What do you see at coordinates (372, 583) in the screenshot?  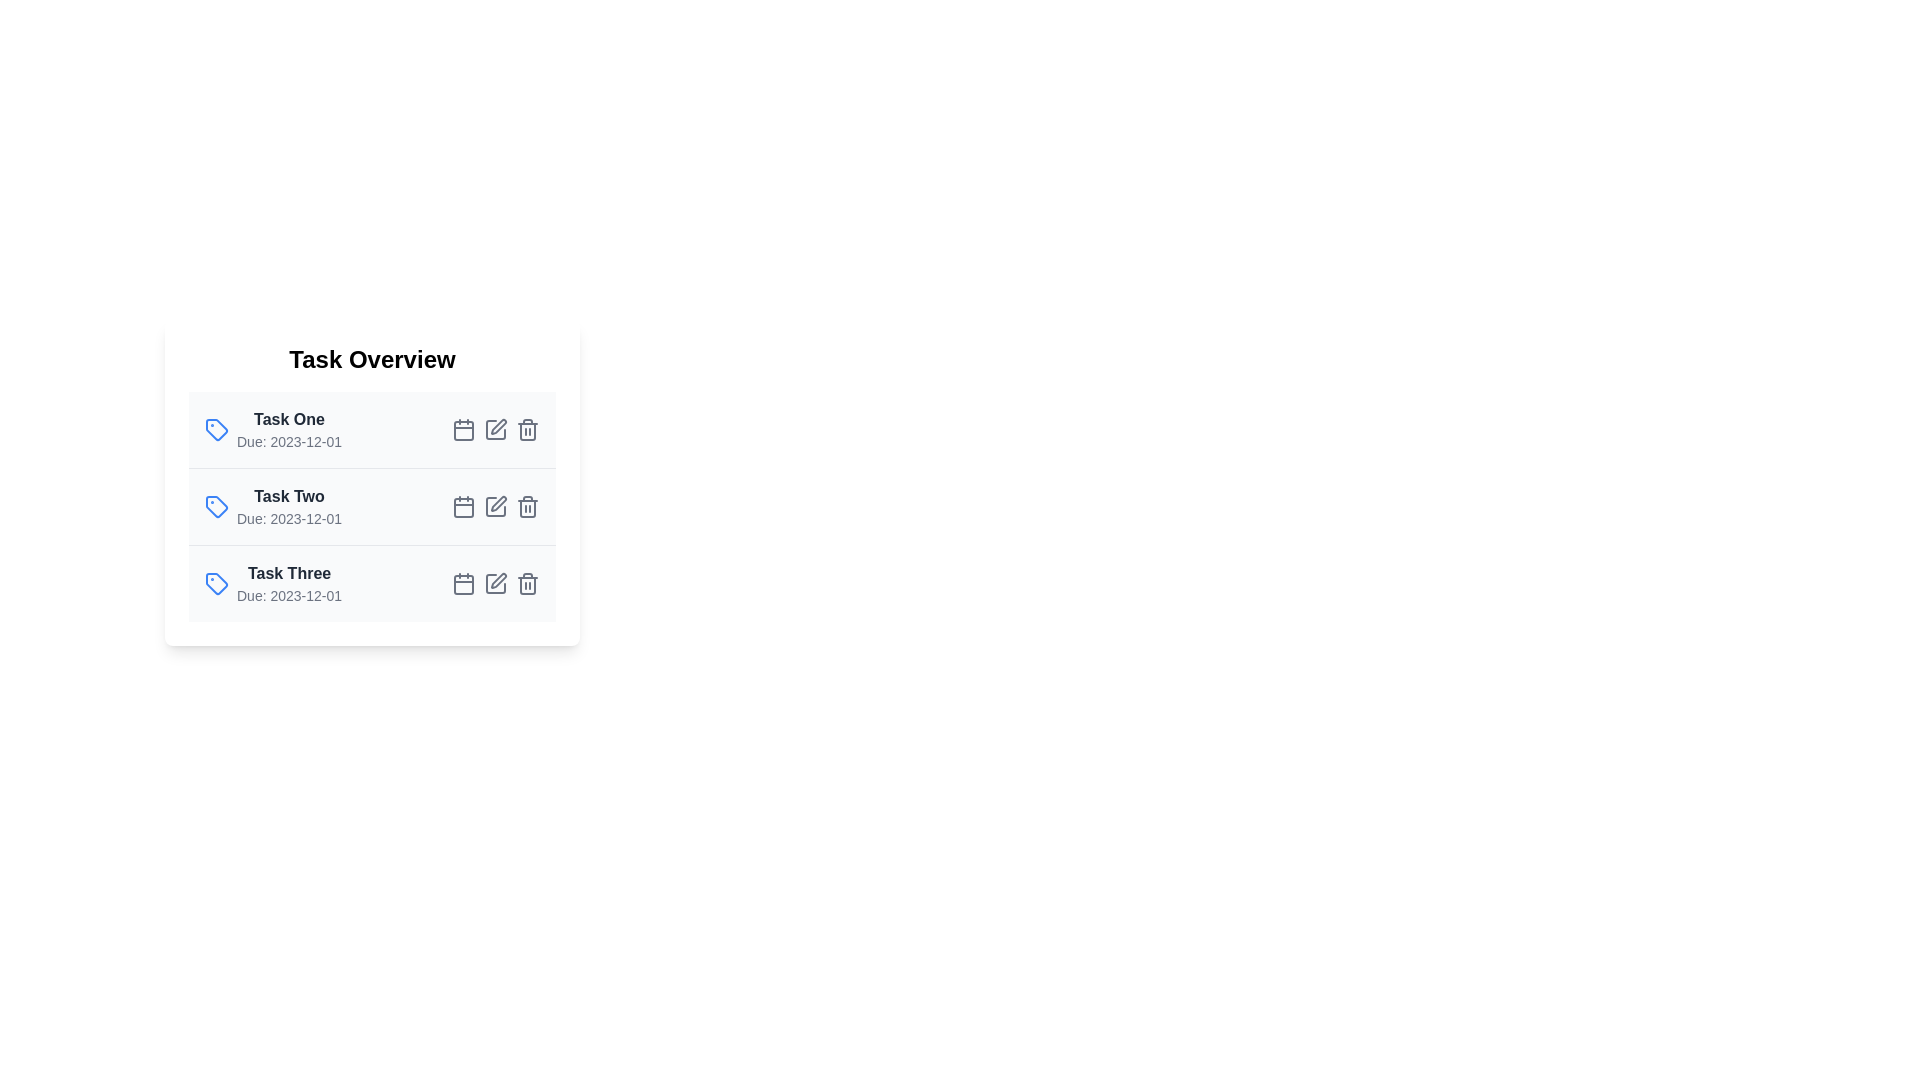 I see `the third task entry in the 'Task Overview' list` at bounding box center [372, 583].